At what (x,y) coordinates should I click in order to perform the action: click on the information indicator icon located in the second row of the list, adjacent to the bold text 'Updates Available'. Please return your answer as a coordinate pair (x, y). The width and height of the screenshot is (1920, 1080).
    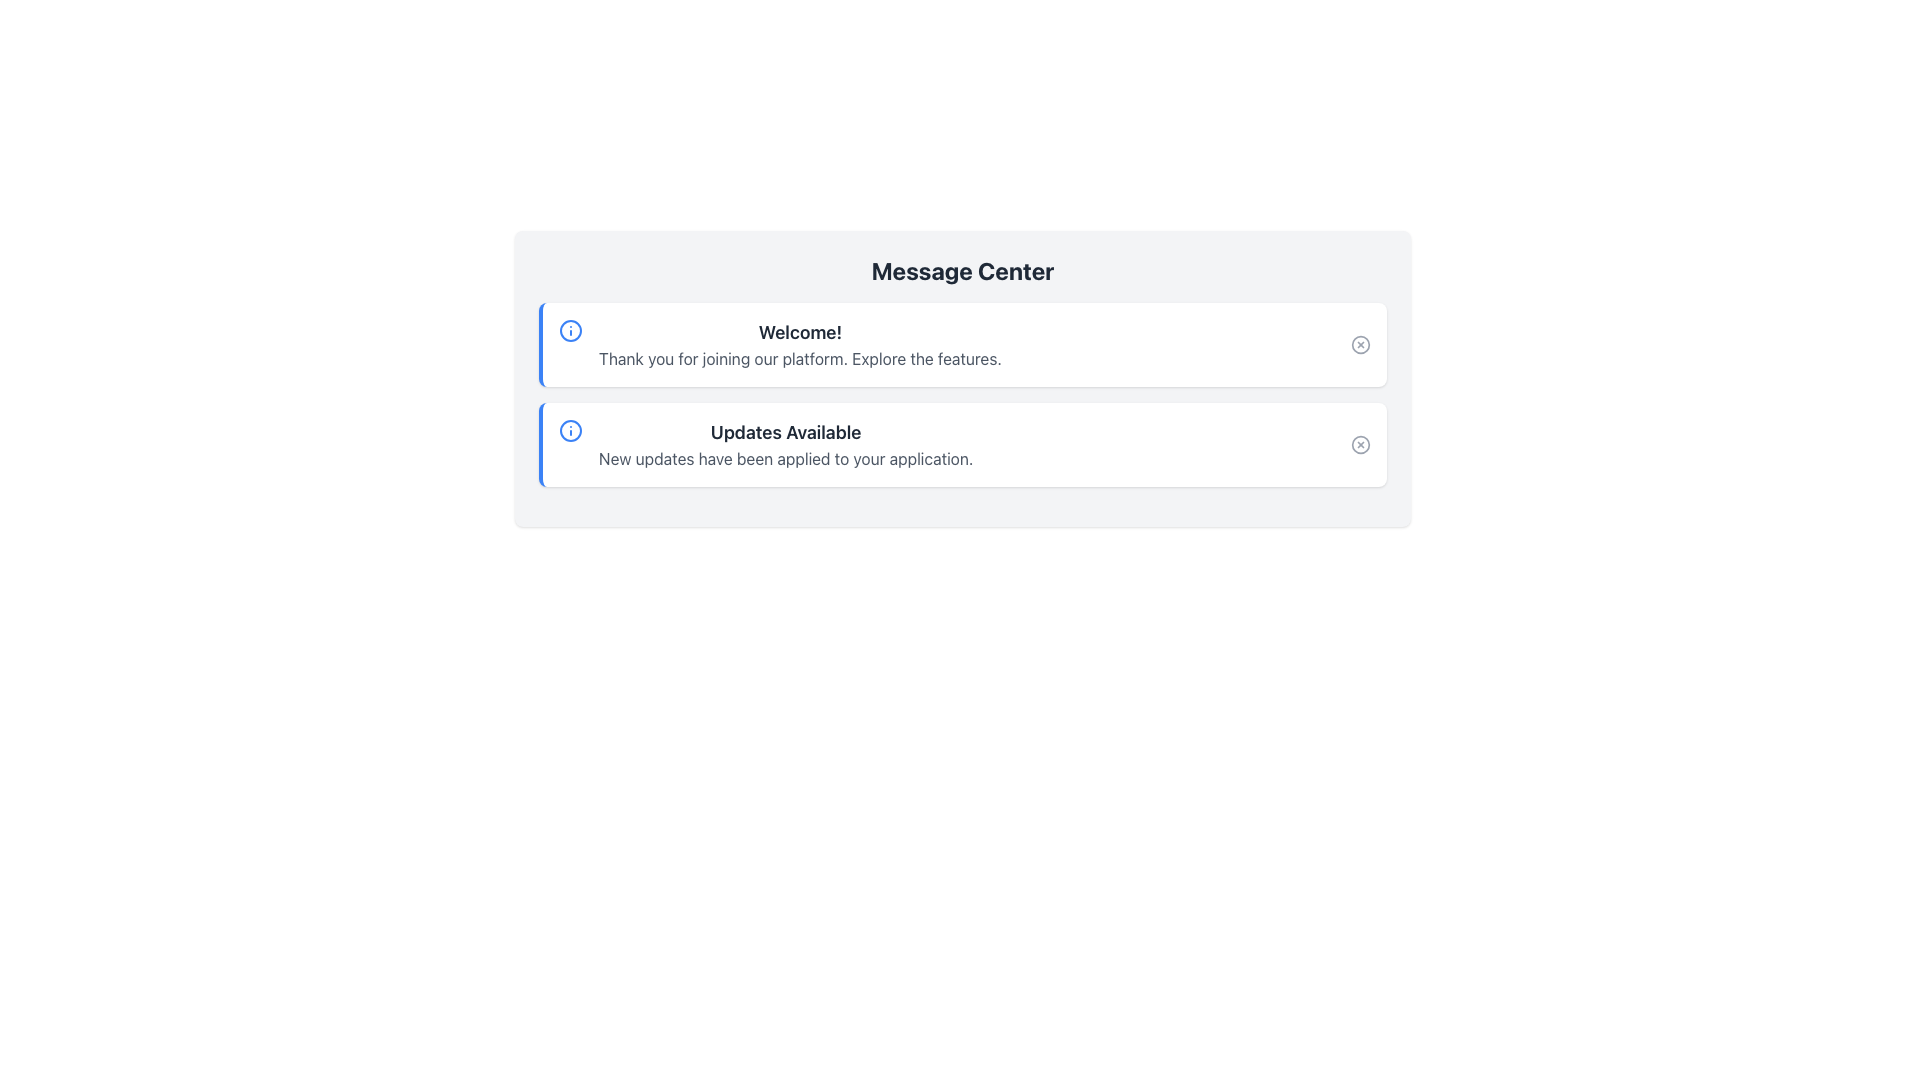
    Looking at the image, I should click on (570, 430).